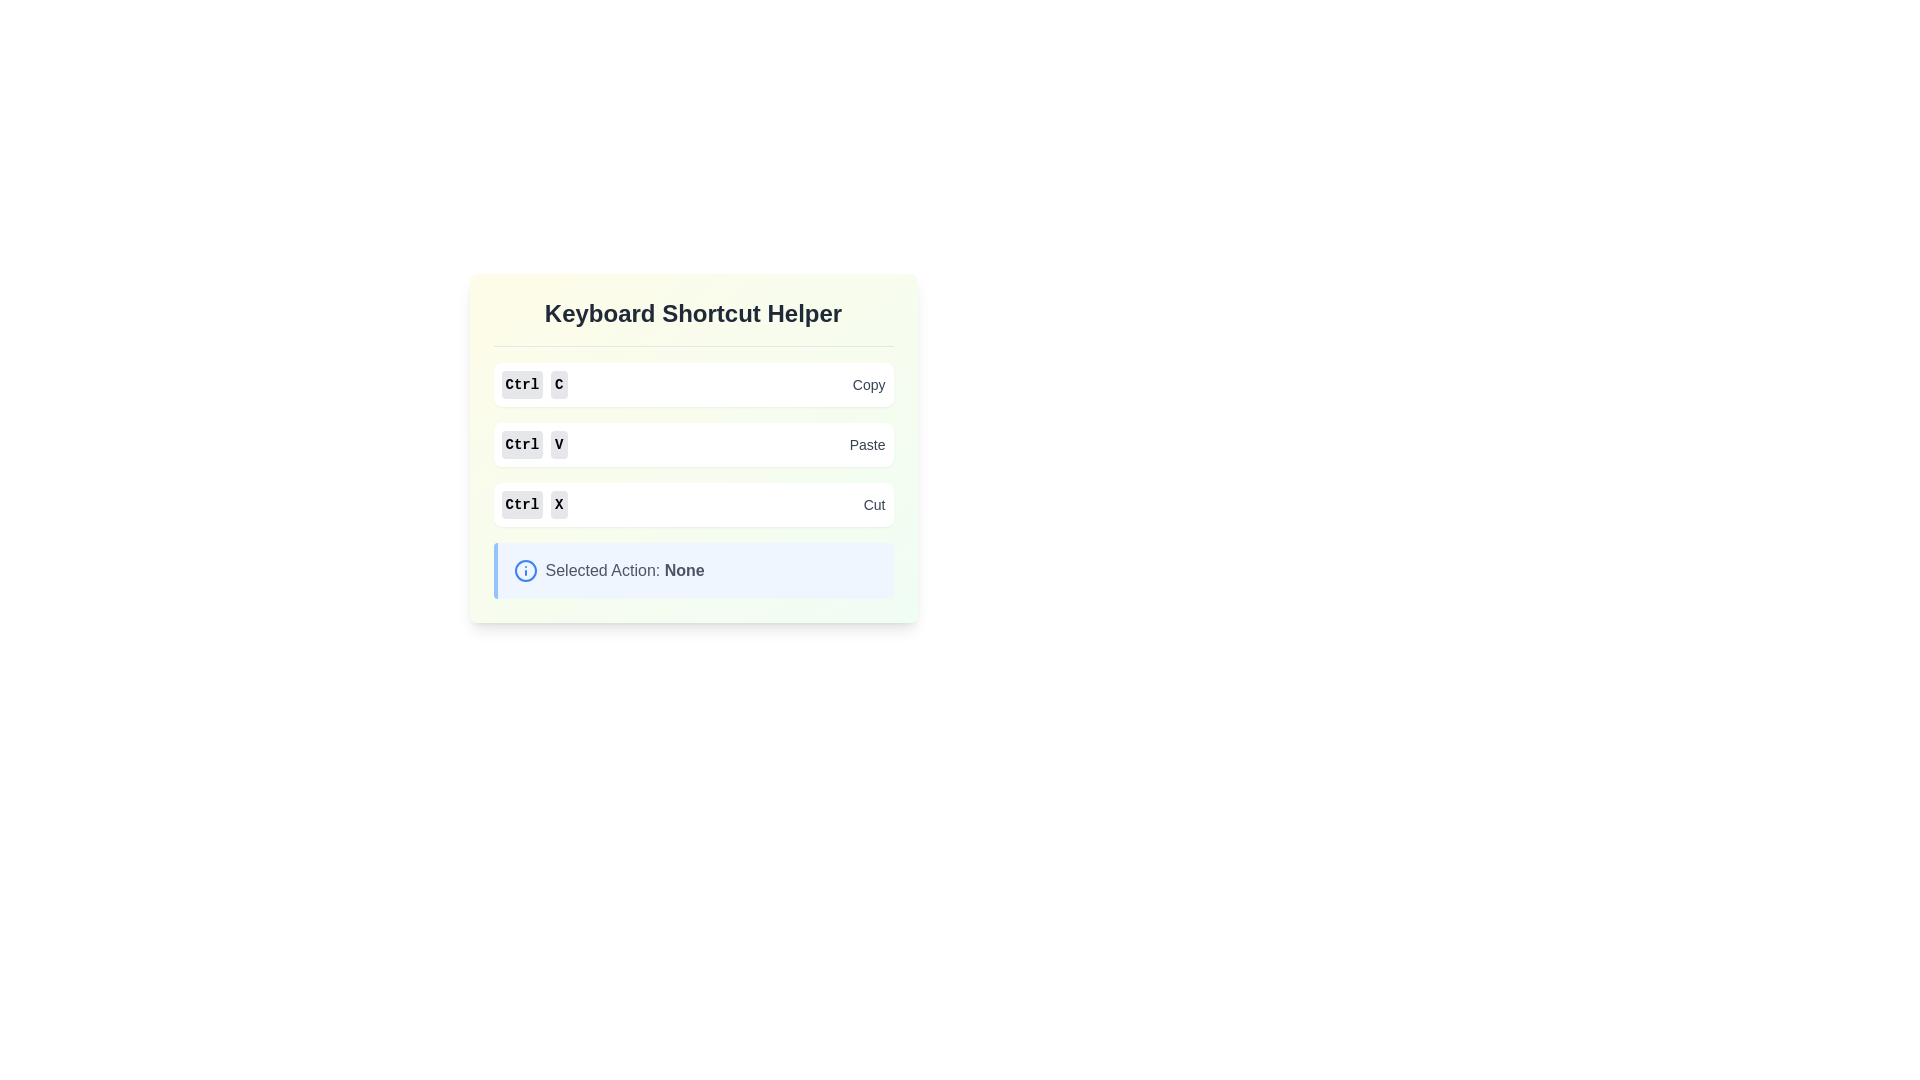  I want to click on text label component that conveys the 'Ctrl+X' keyboard shortcut for the 'Cut' command in the 'Keyboard Shortcut Helper' interface, positioned in the third row below the 'Copy' and 'Paste' commands, so click(534, 504).